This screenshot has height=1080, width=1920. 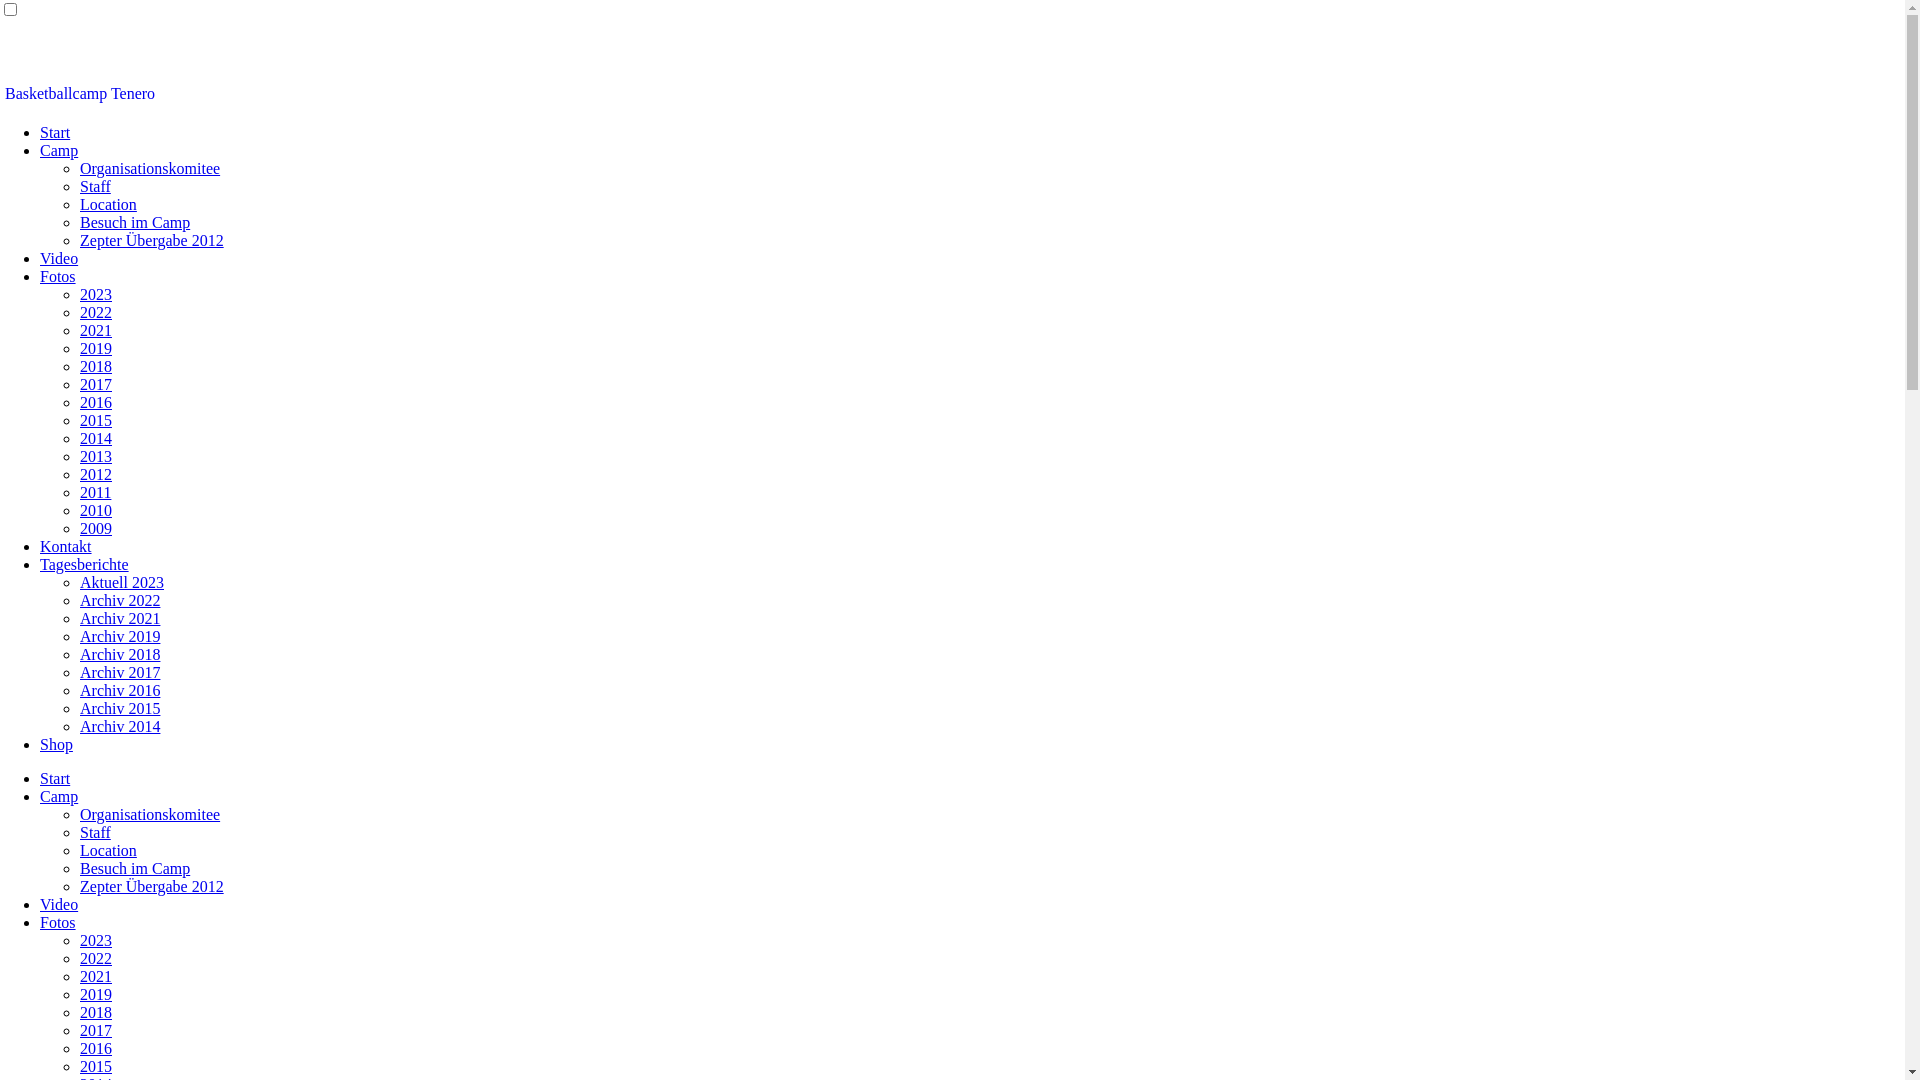 I want to click on 'Basketballcamp Tenero', so click(x=80, y=93).